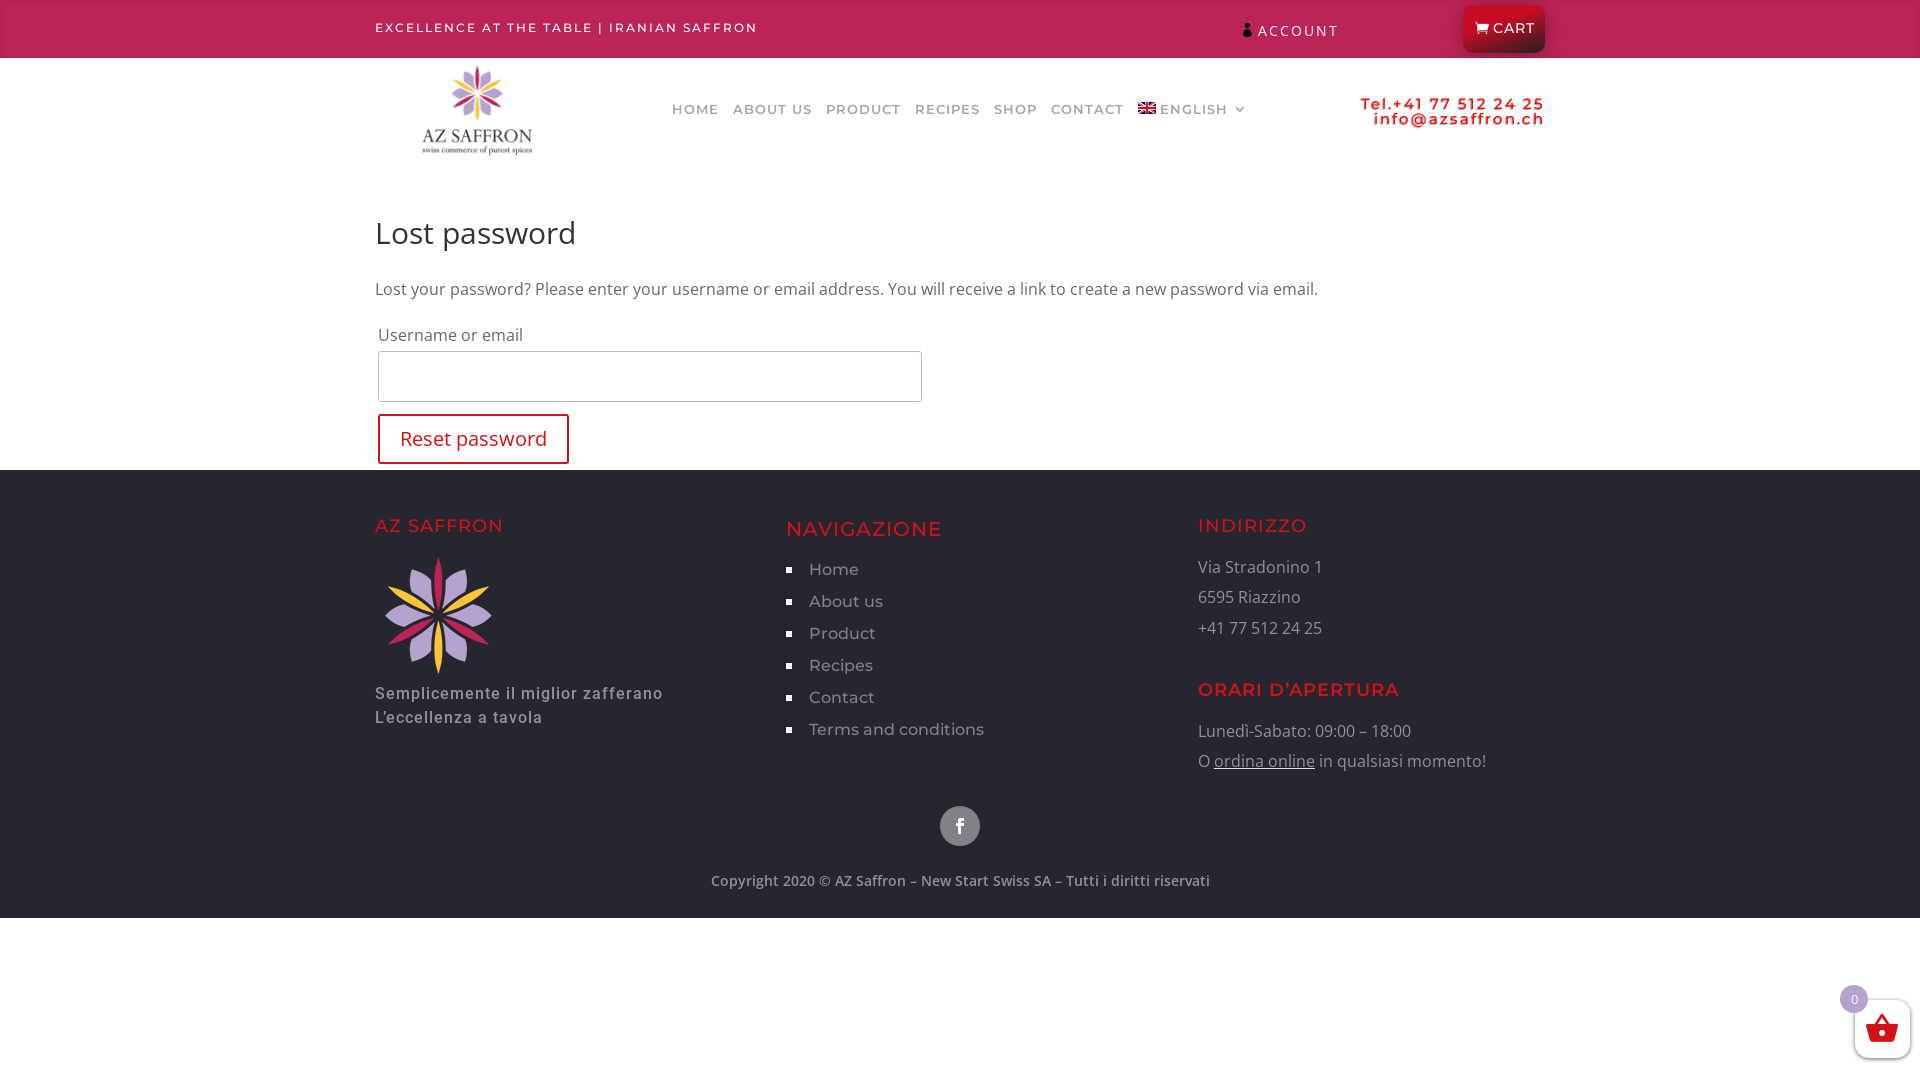  What do you see at coordinates (895, 729) in the screenshot?
I see `'Terms and conditions'` at bounding box center [895, 729].